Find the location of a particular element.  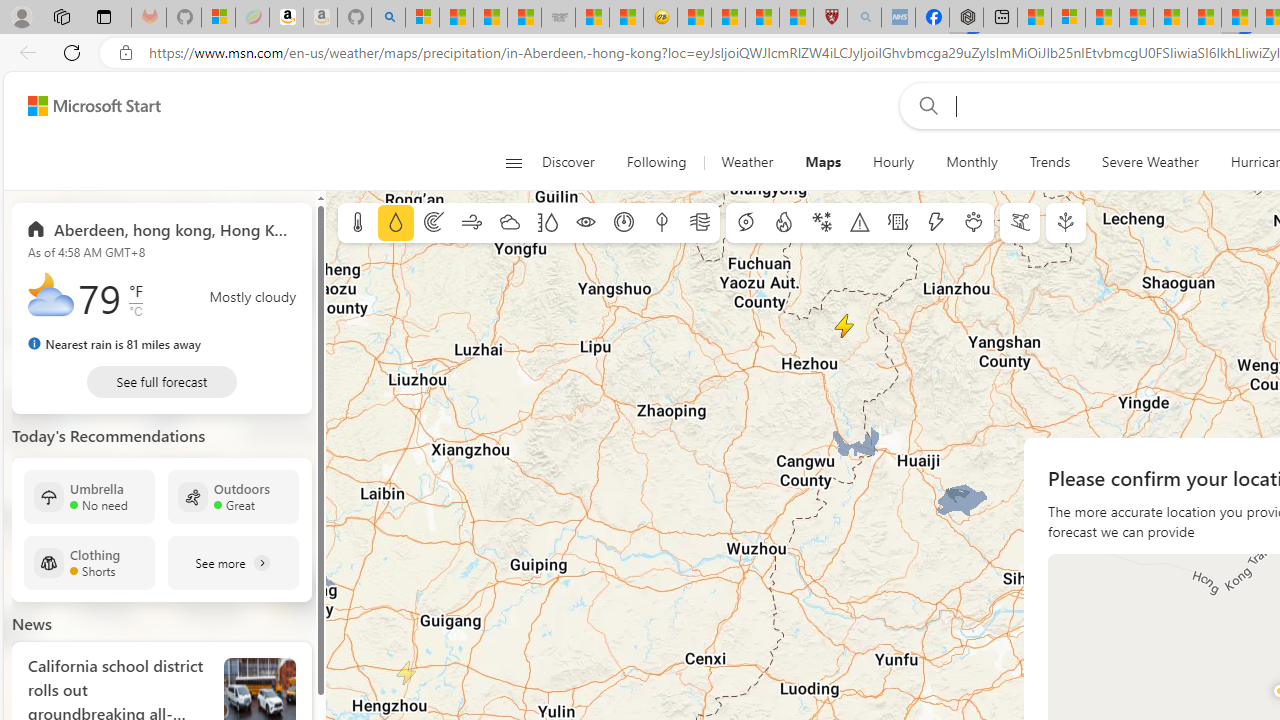

'Monthly' is located at coordinates (972, 162).